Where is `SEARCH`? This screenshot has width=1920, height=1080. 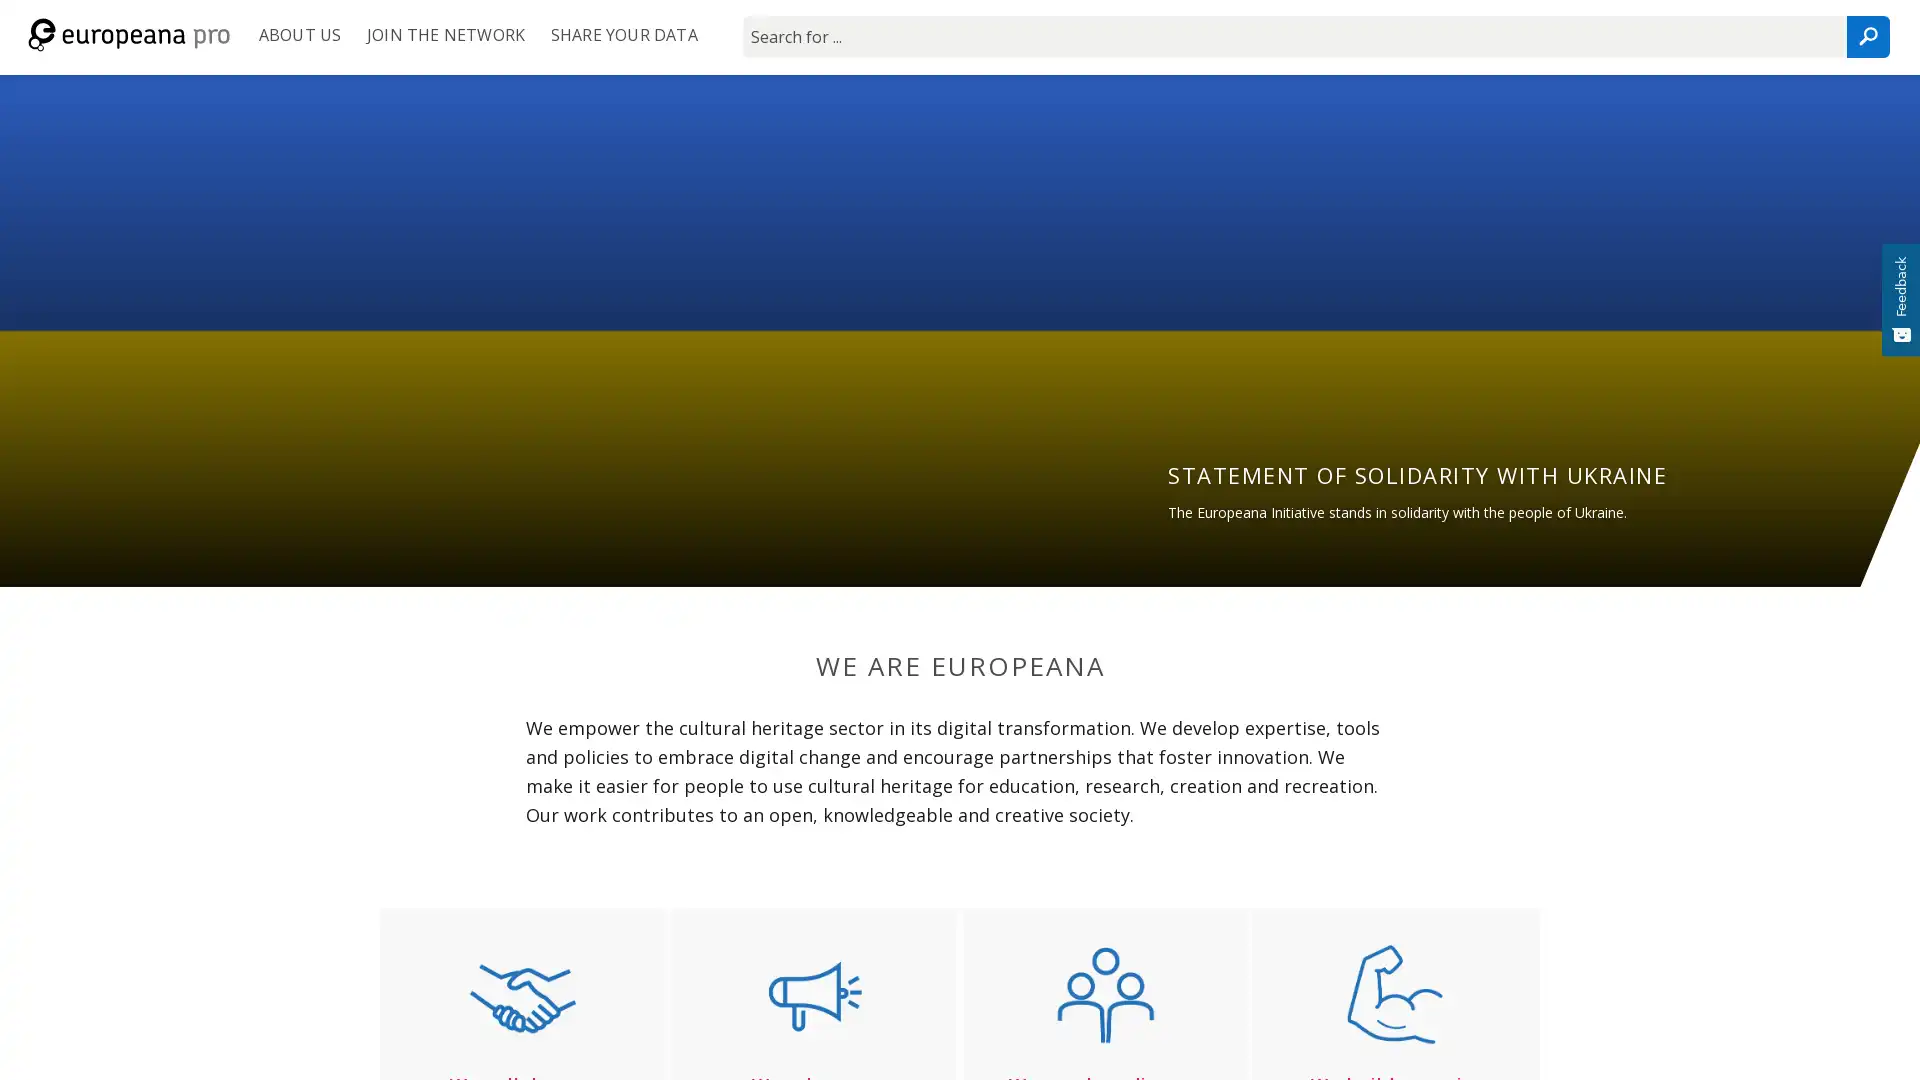 SEARCH is located at coordinates (1866, 37).